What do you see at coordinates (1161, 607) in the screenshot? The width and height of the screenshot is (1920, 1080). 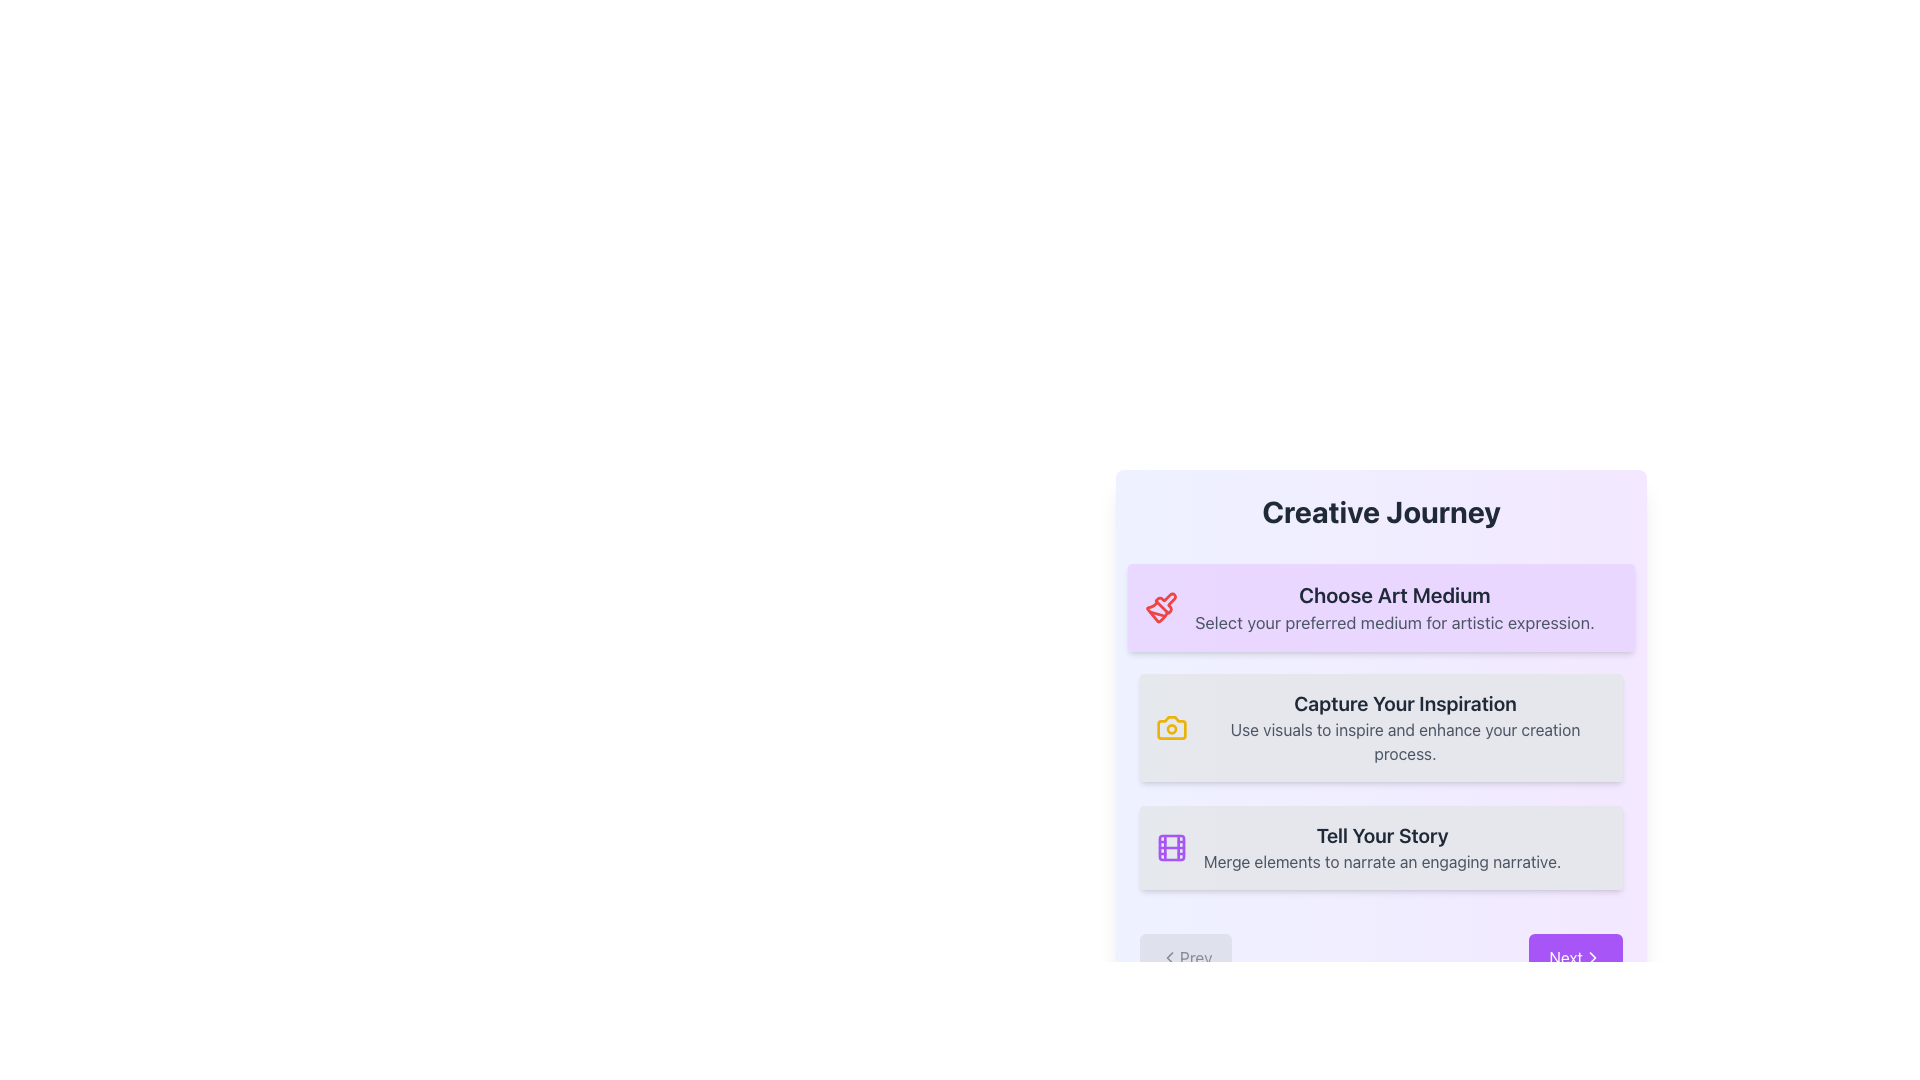 I see `the decorative icon representing the action of choosing an art medium, located to the left of the text 'Choose Art Medium' in the first item of the list under 'Creative Journey'` at bounding box center [1161, 607].